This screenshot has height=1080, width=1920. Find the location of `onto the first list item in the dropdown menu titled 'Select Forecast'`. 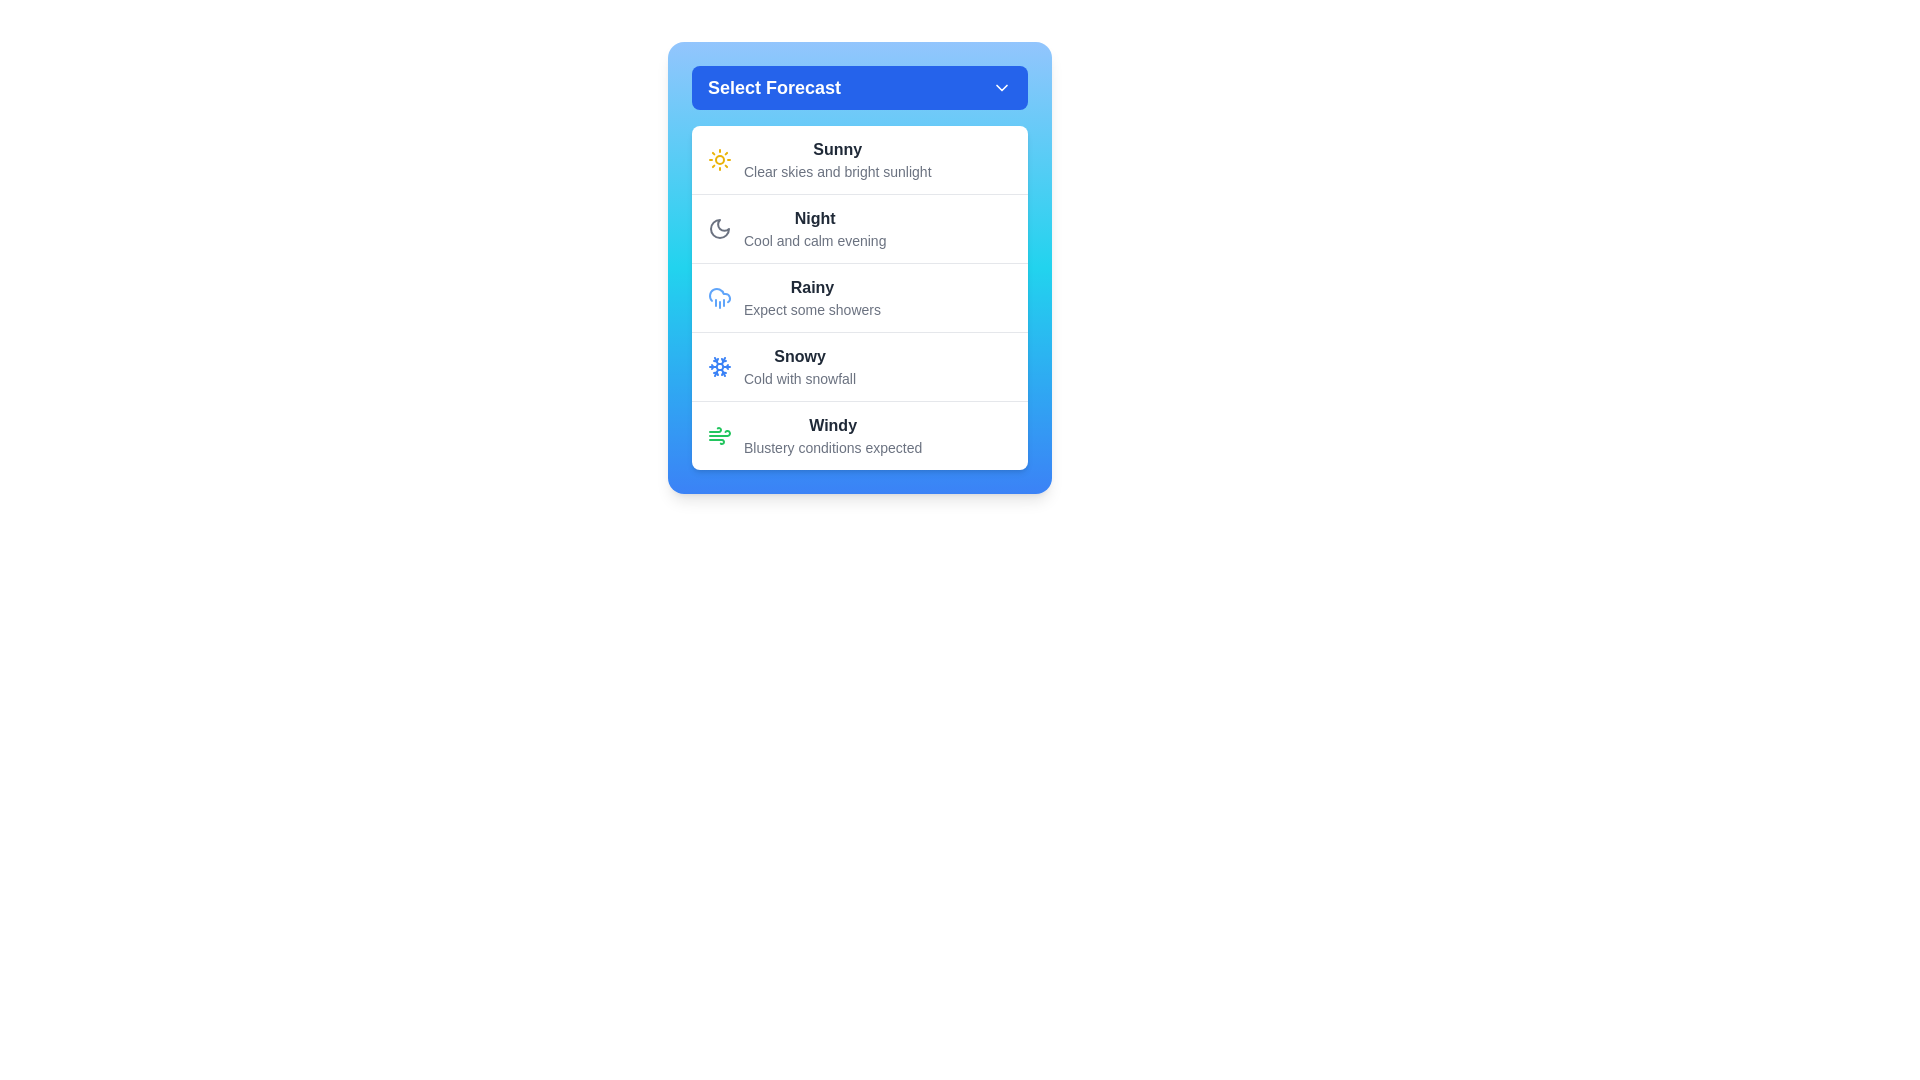

onto the first list item in the dropdown menu titled 'Select Forecast' is located at coordinates (859, 158).